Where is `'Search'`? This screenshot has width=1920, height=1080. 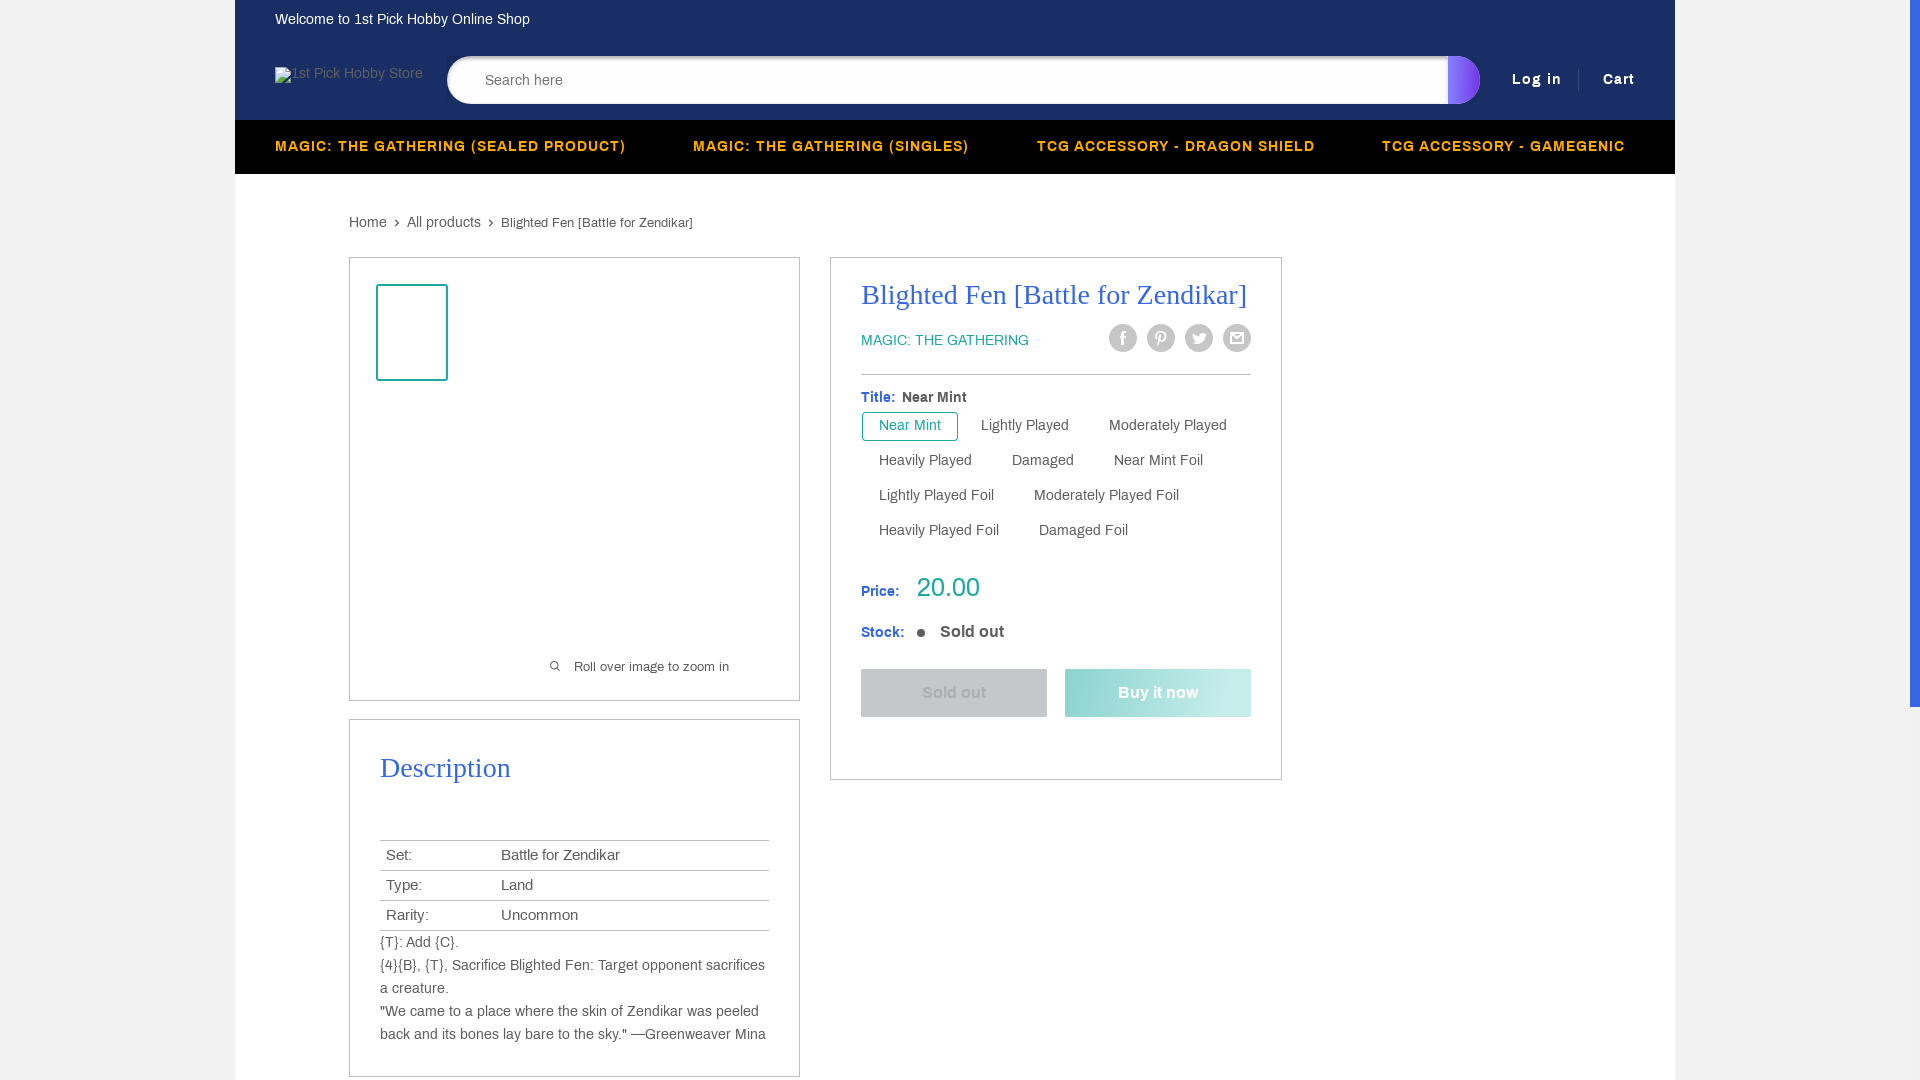
'Search' is located at coordinates (1448, 79).